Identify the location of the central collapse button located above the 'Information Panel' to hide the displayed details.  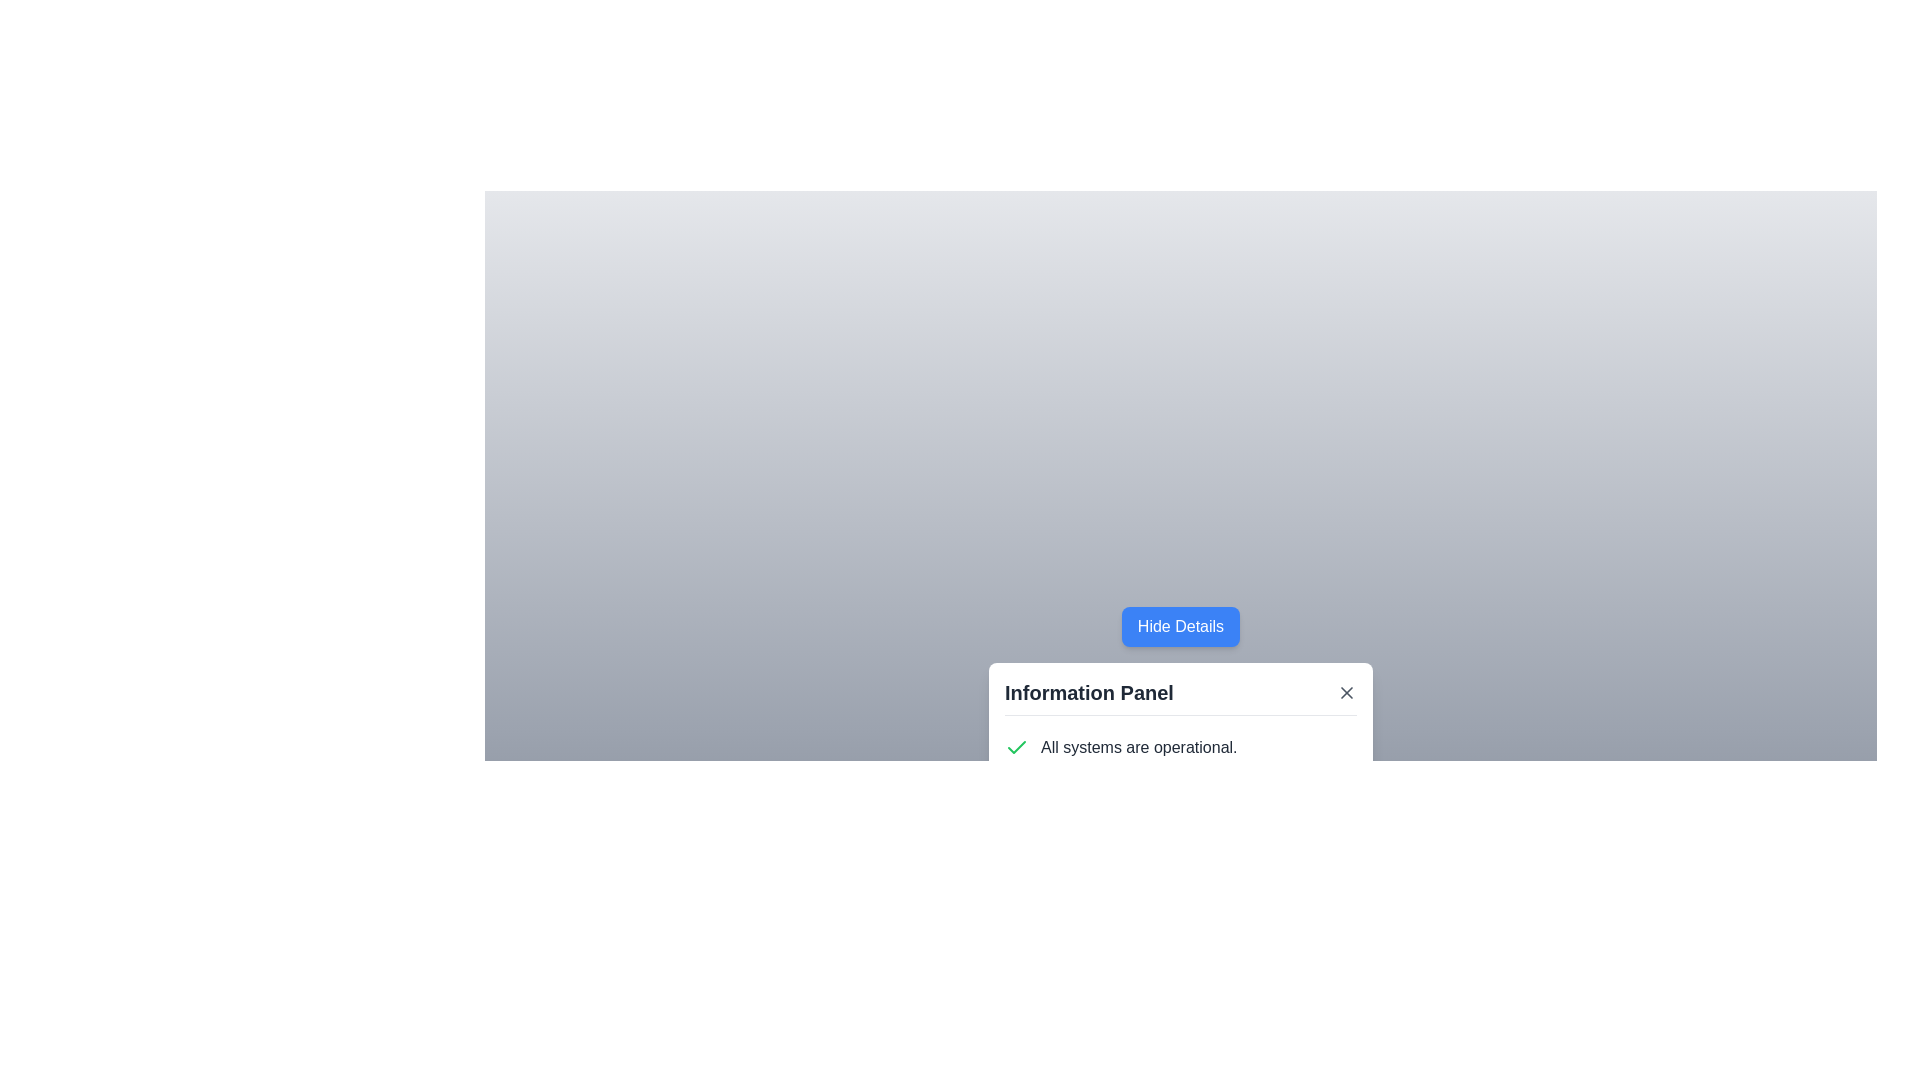
(1180, 625).